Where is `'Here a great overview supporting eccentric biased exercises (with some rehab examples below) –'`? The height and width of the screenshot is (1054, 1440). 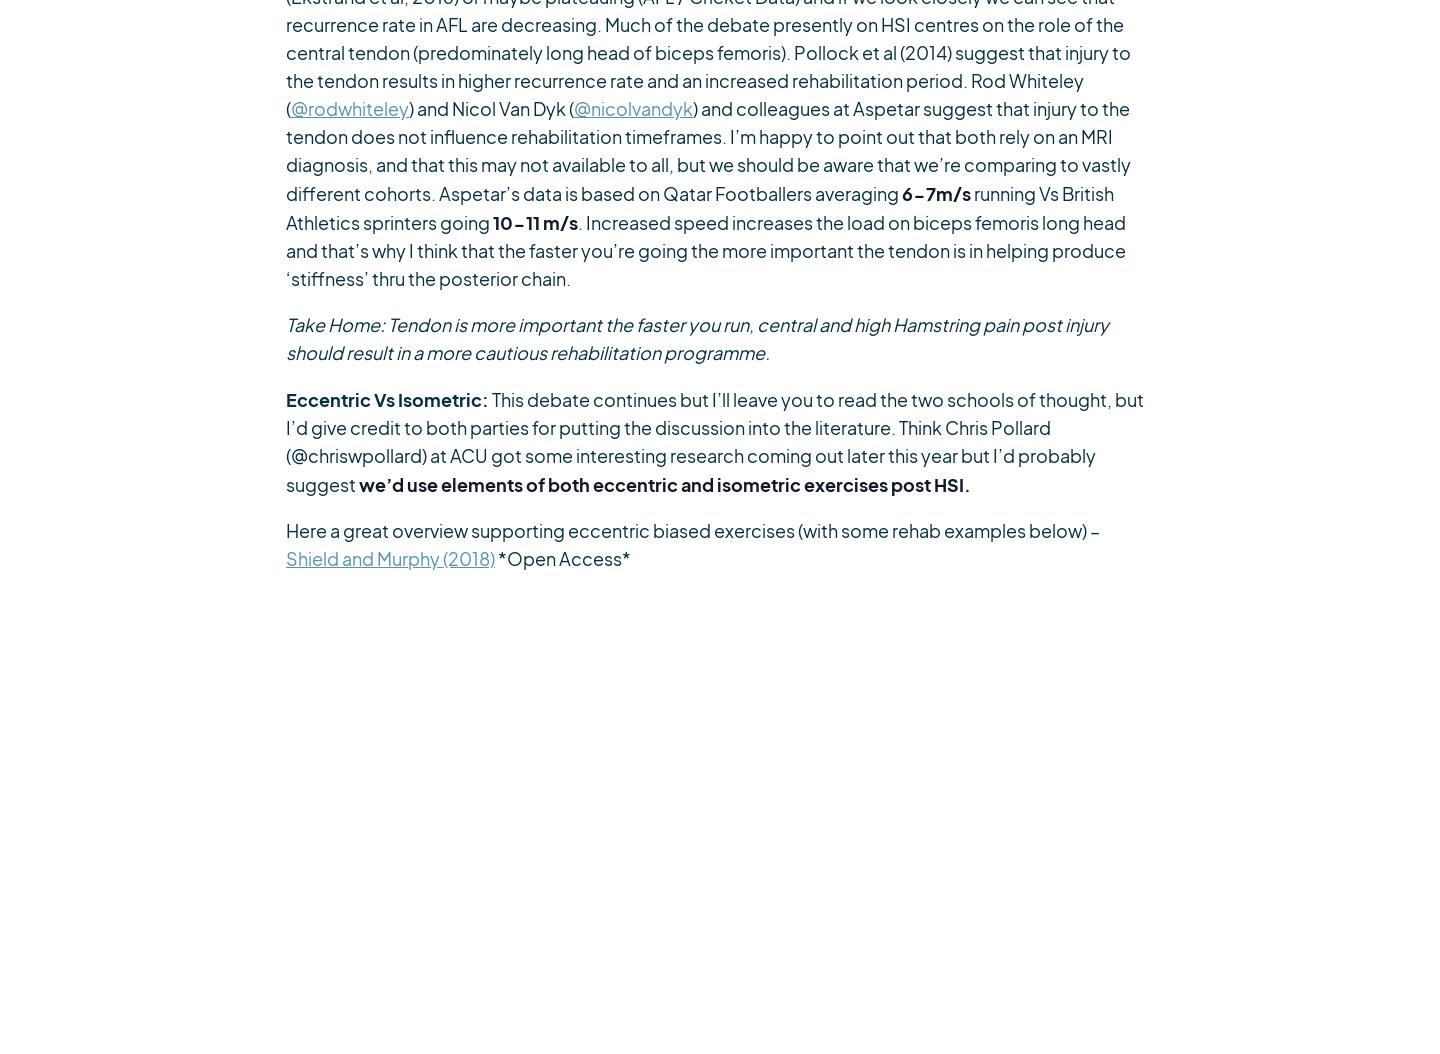 'Here a great overview supporting eccentric biased exercises (with some rehab examples below) –' is located at coordinates (692, 531).